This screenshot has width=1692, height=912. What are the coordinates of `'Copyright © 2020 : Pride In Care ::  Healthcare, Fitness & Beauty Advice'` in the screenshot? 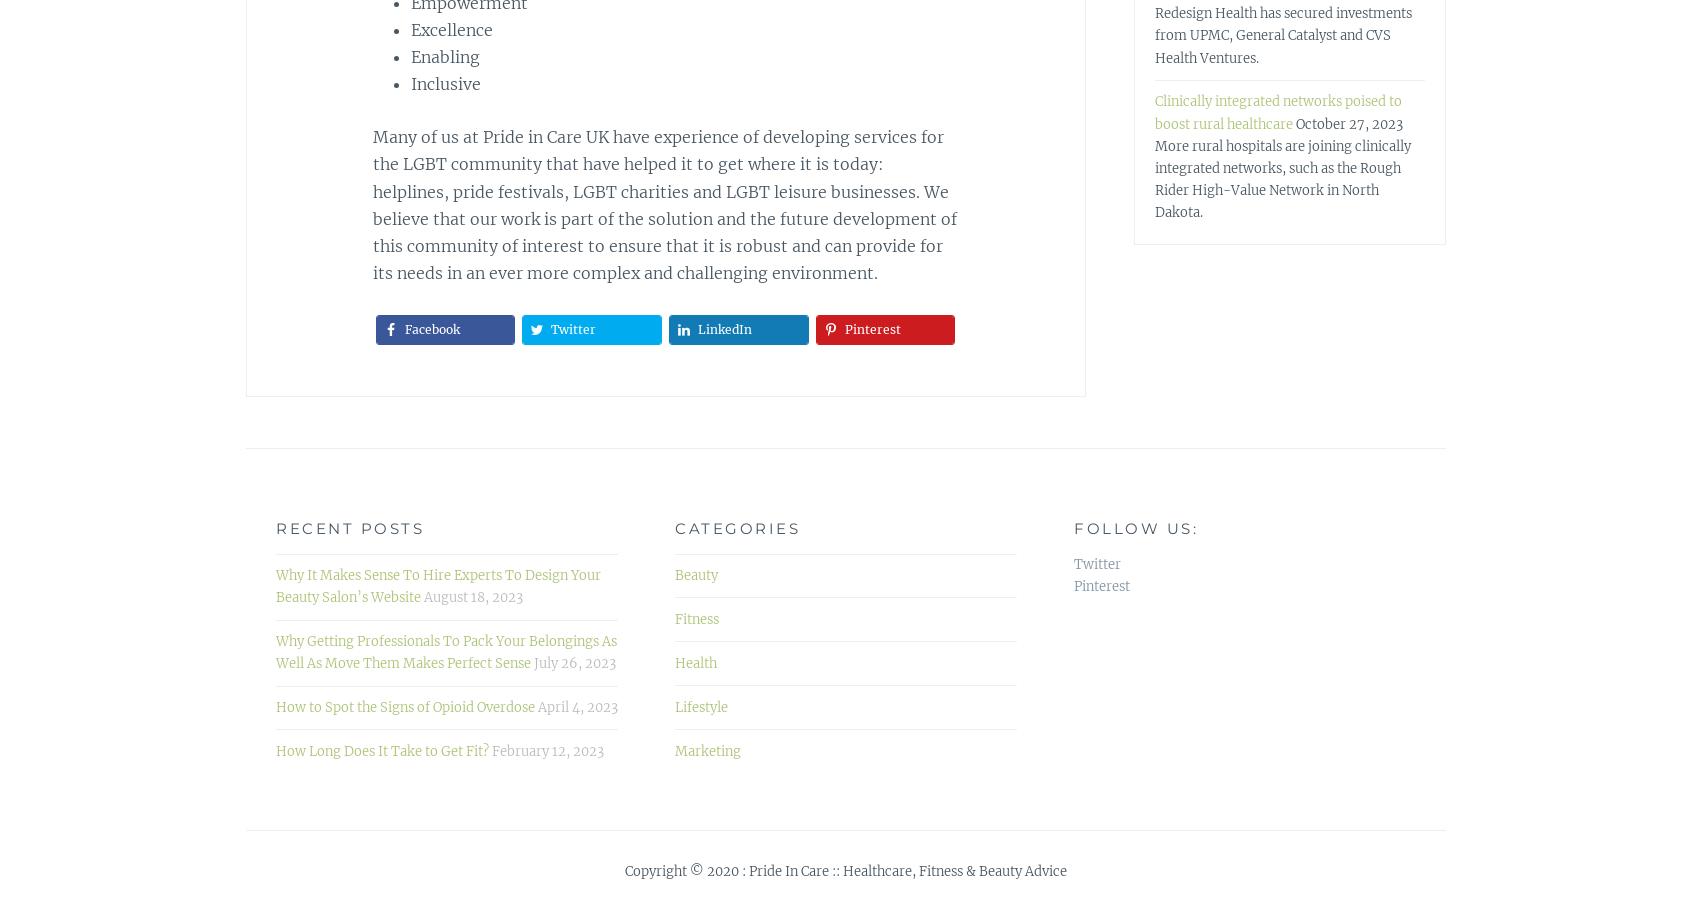 It's located at (846, 871).